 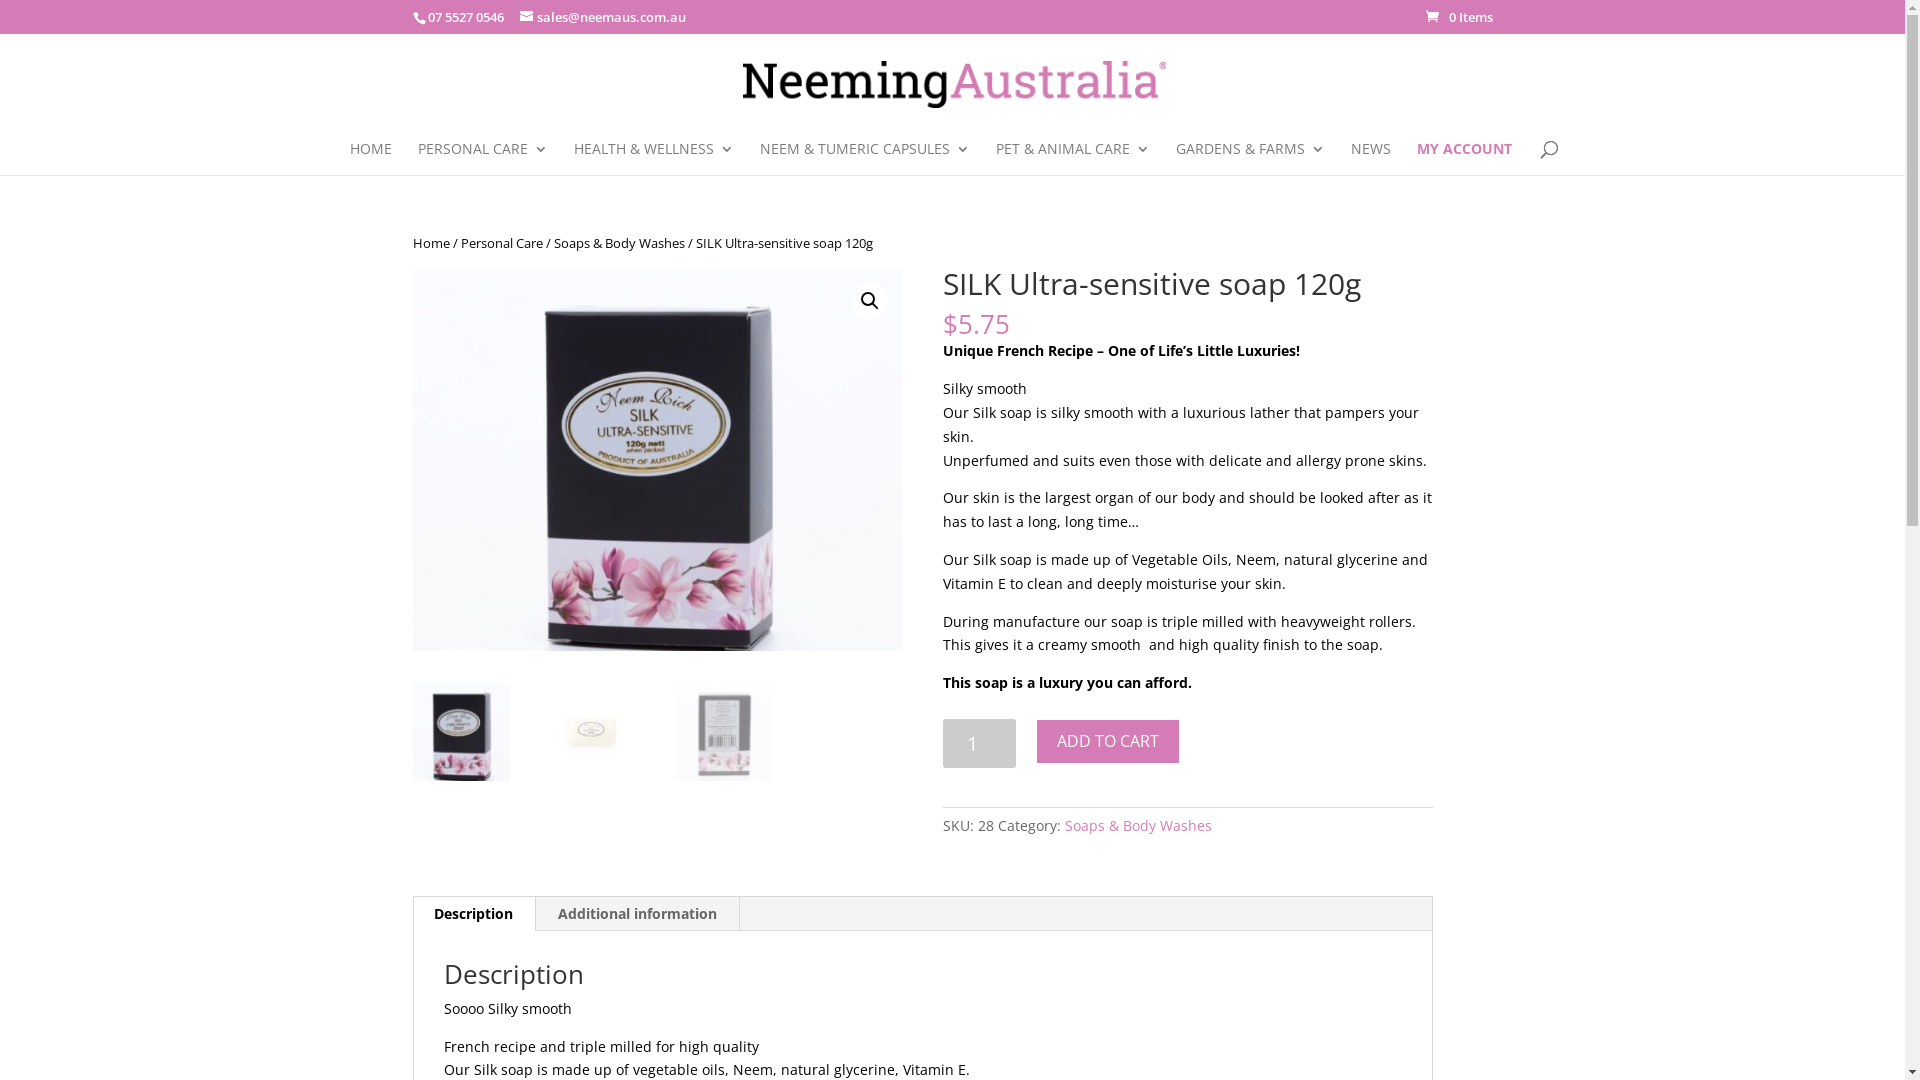 I want to click on 'Soaps & Body Washes', so click(x=618, y=242).